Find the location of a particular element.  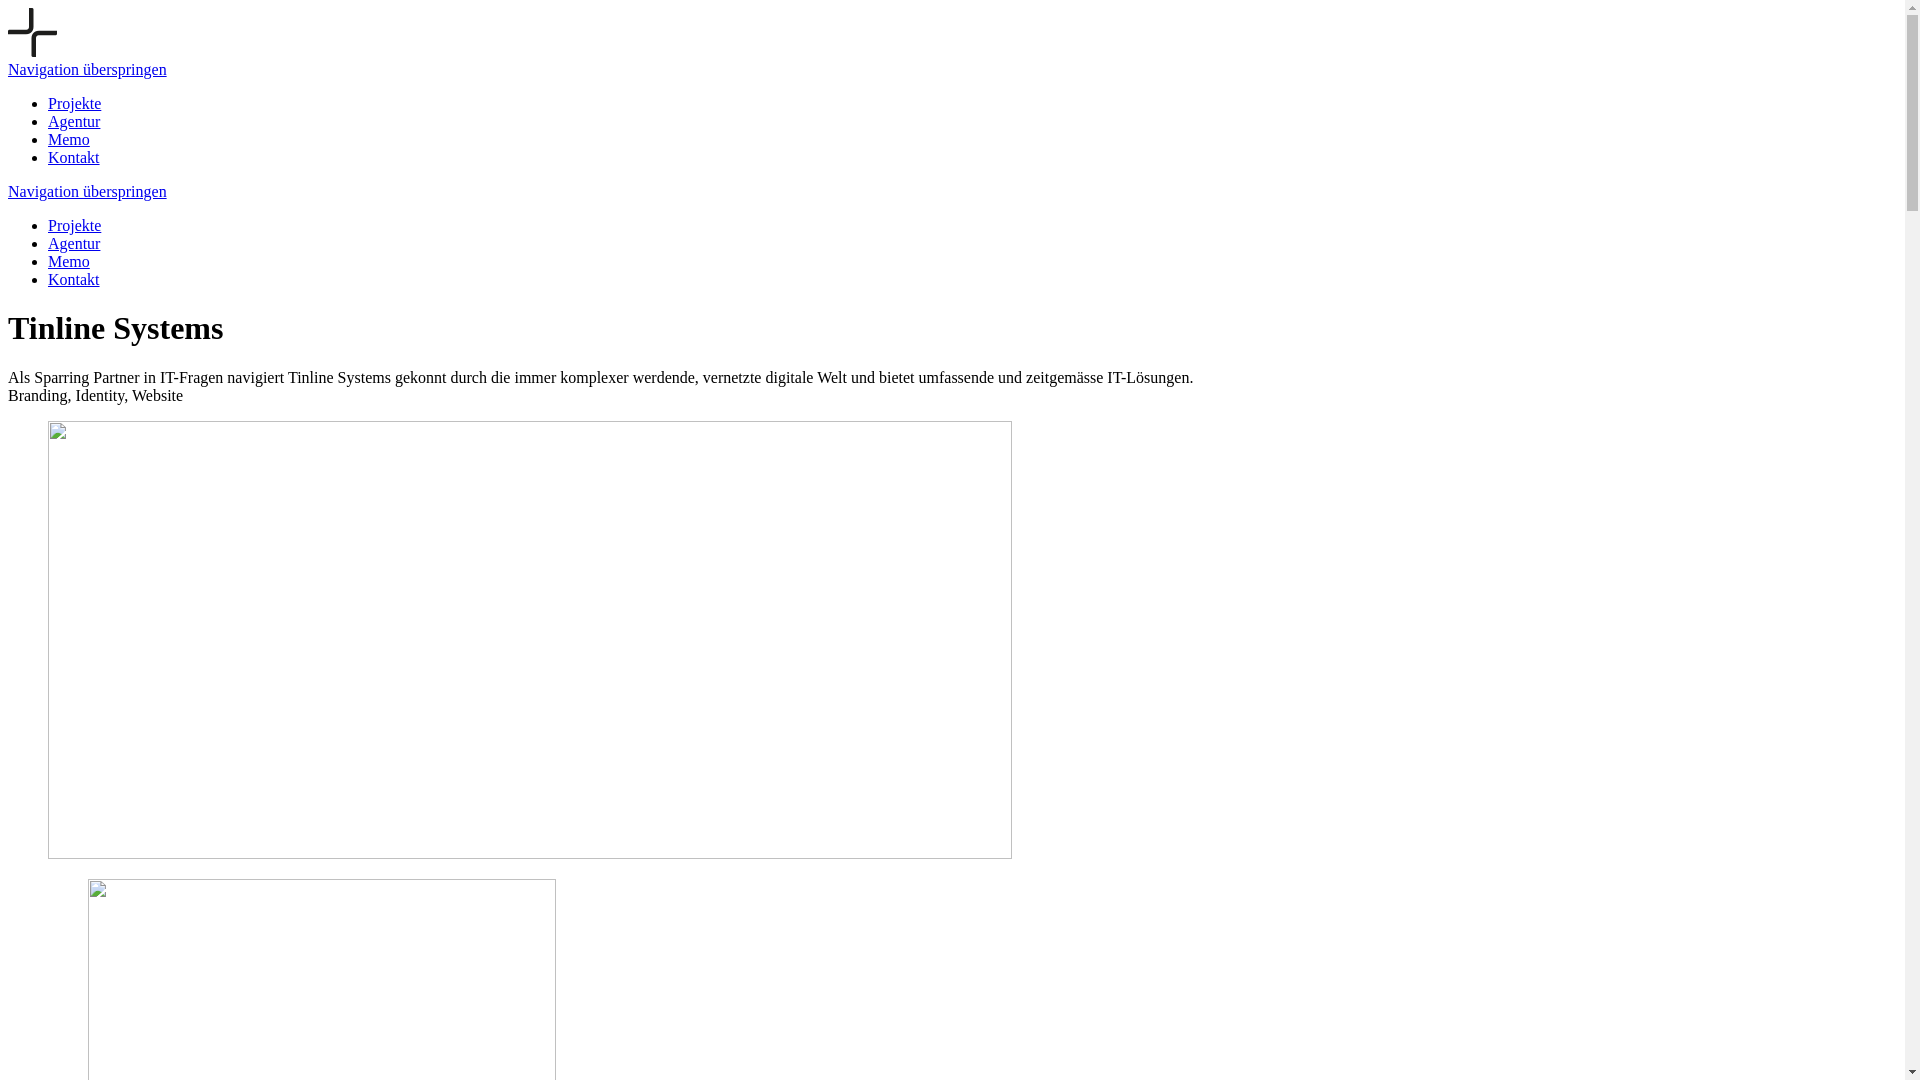

'Projekte' is located at coordinates (74, 103).